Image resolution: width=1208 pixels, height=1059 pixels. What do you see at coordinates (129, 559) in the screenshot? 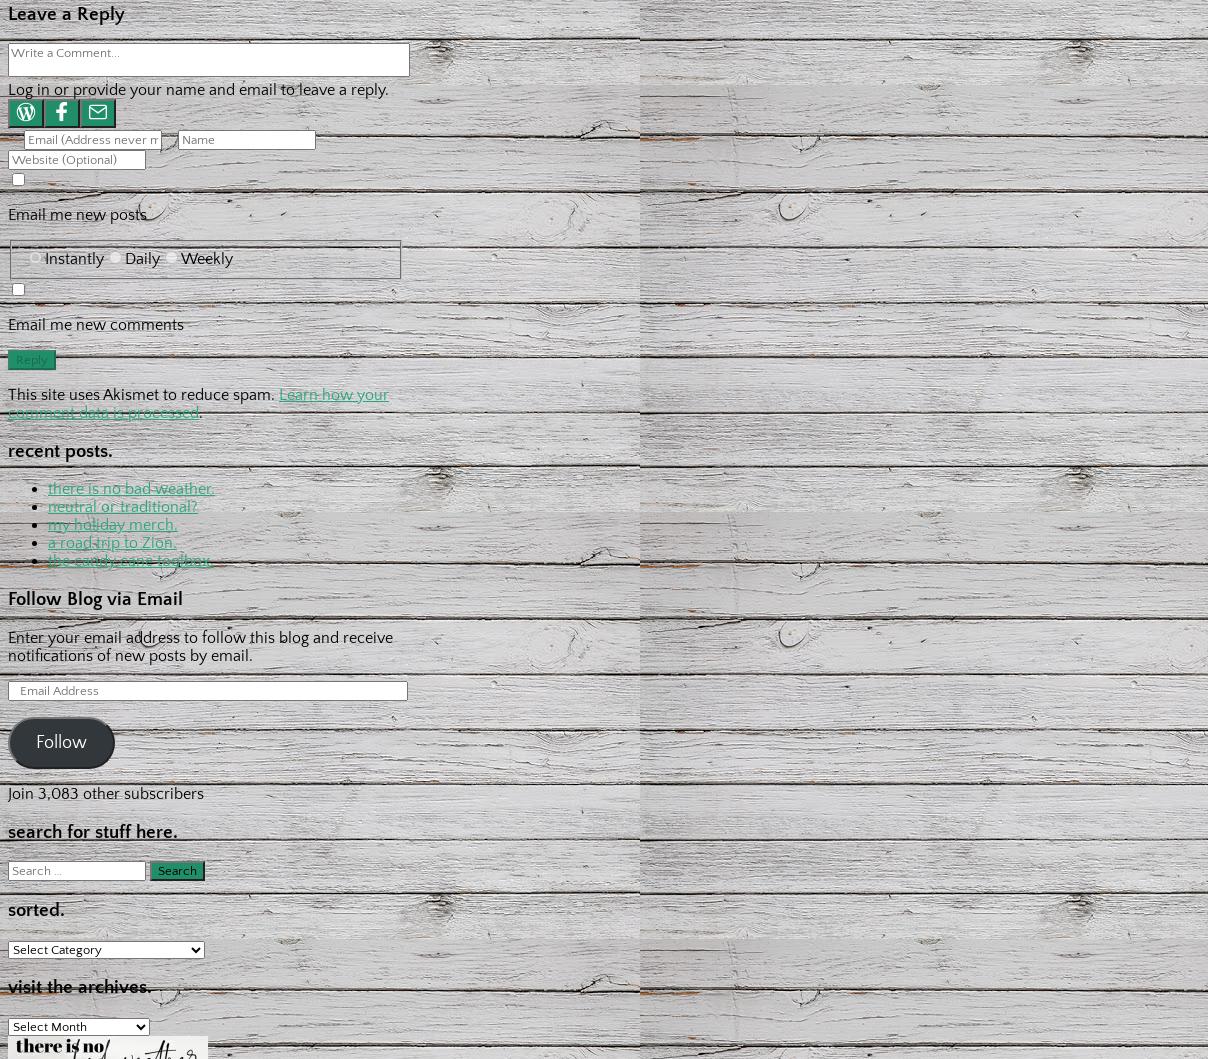
I see `'the candy cane toolbox.'` at bounding box center [129, 559].